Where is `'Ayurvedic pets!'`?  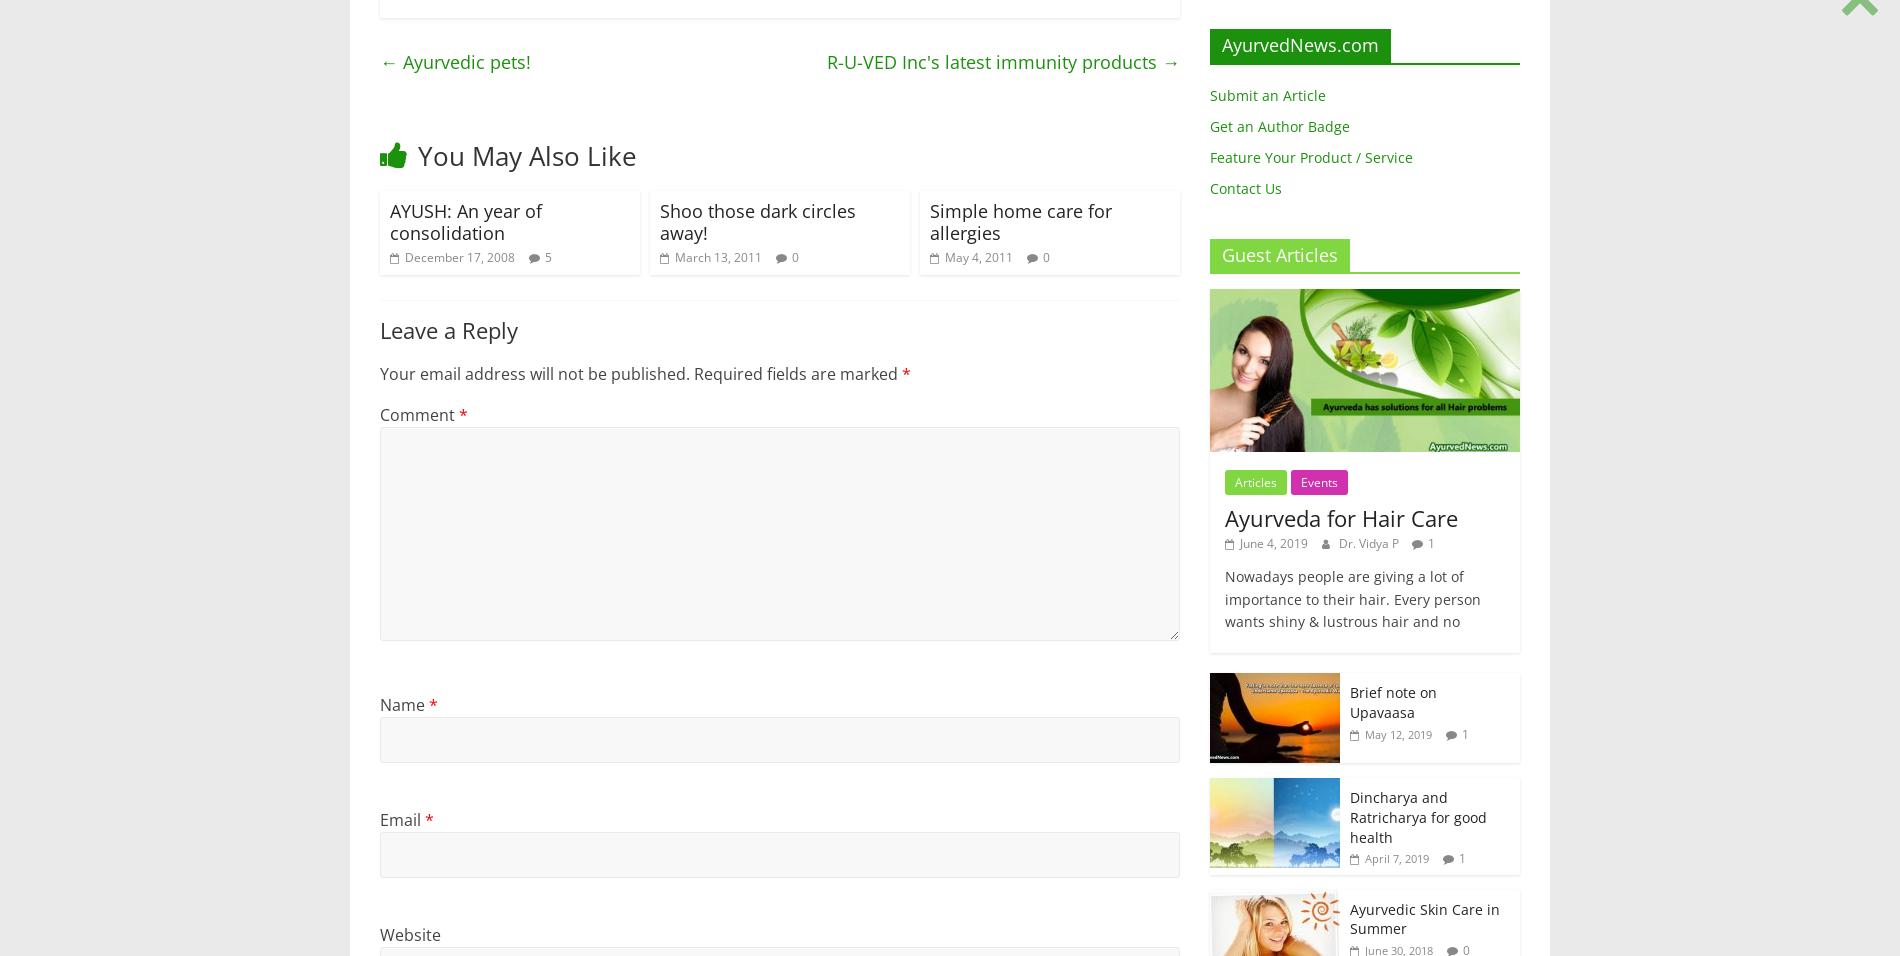 'Ayurvedic pets!' is located at coordinates (463, 61).